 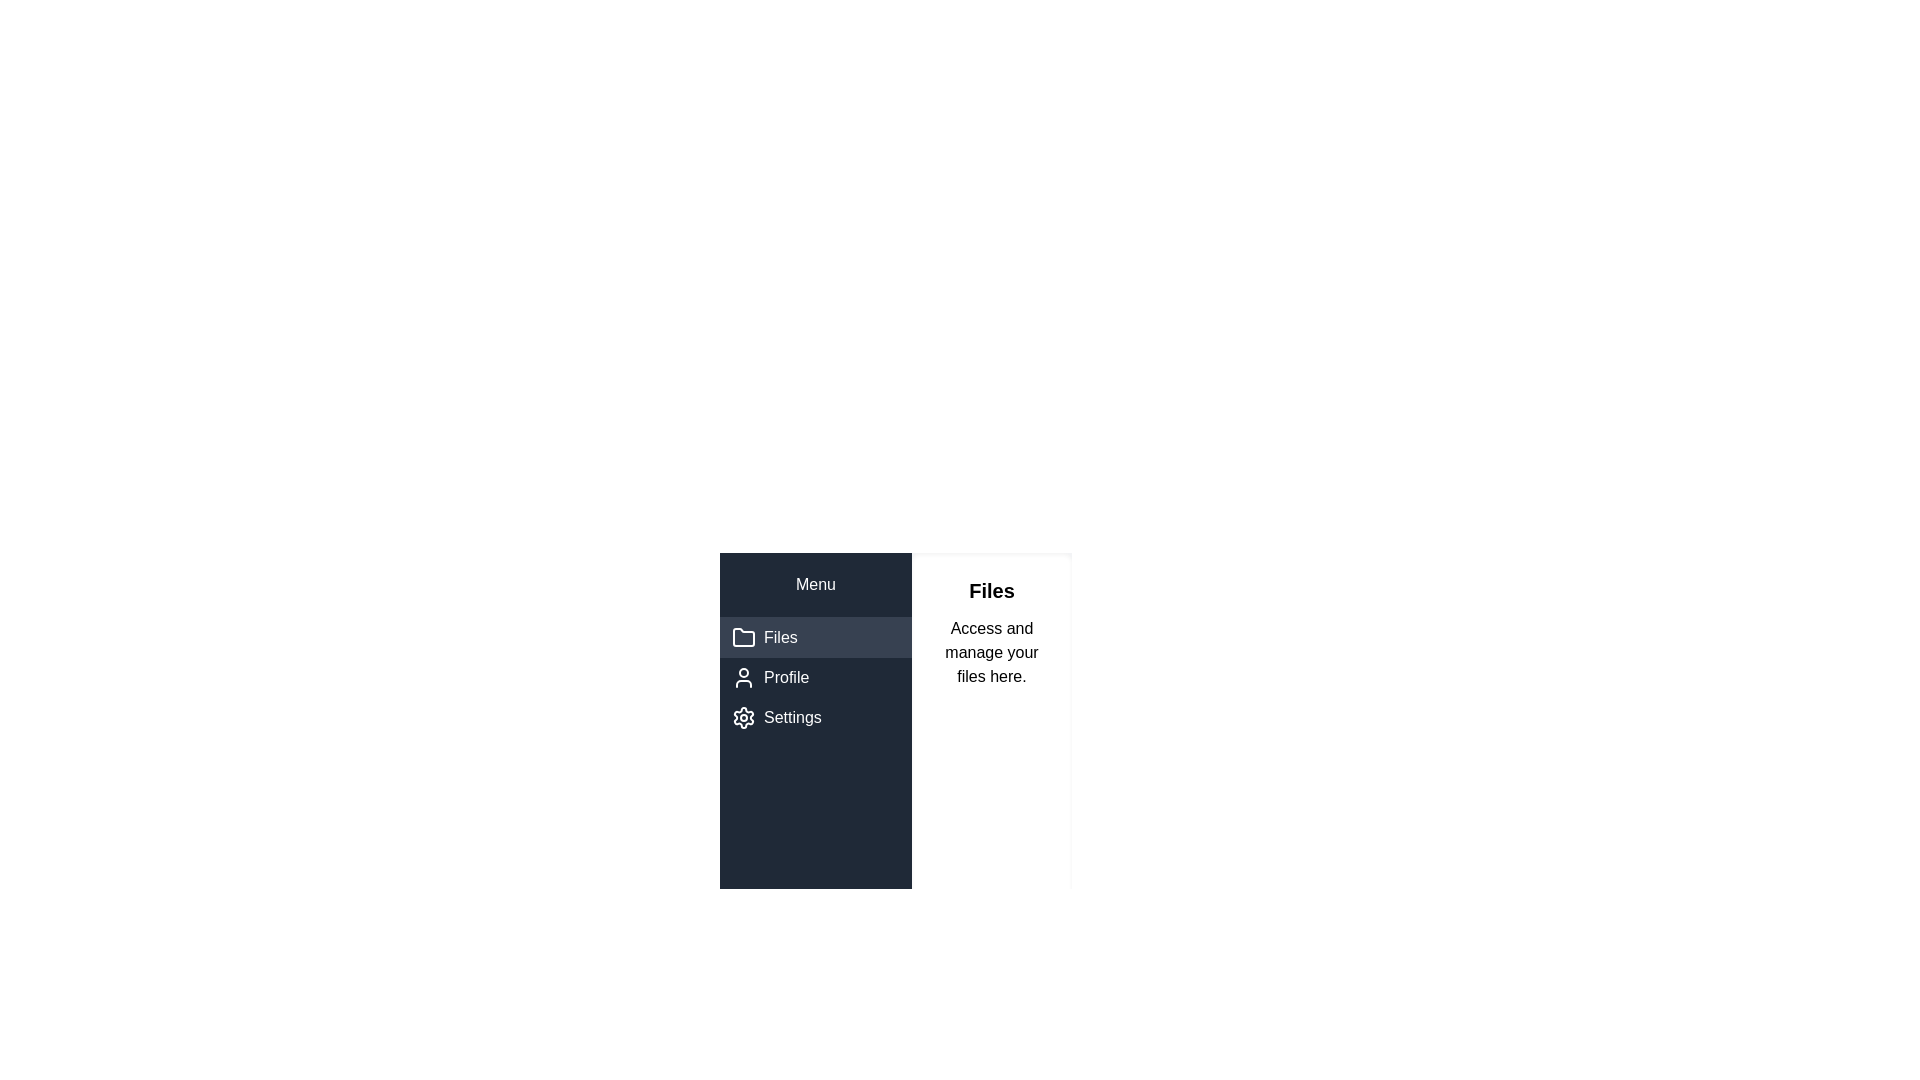 I want to click on the Files tab by clicking on it, so click(x=816, y=637).